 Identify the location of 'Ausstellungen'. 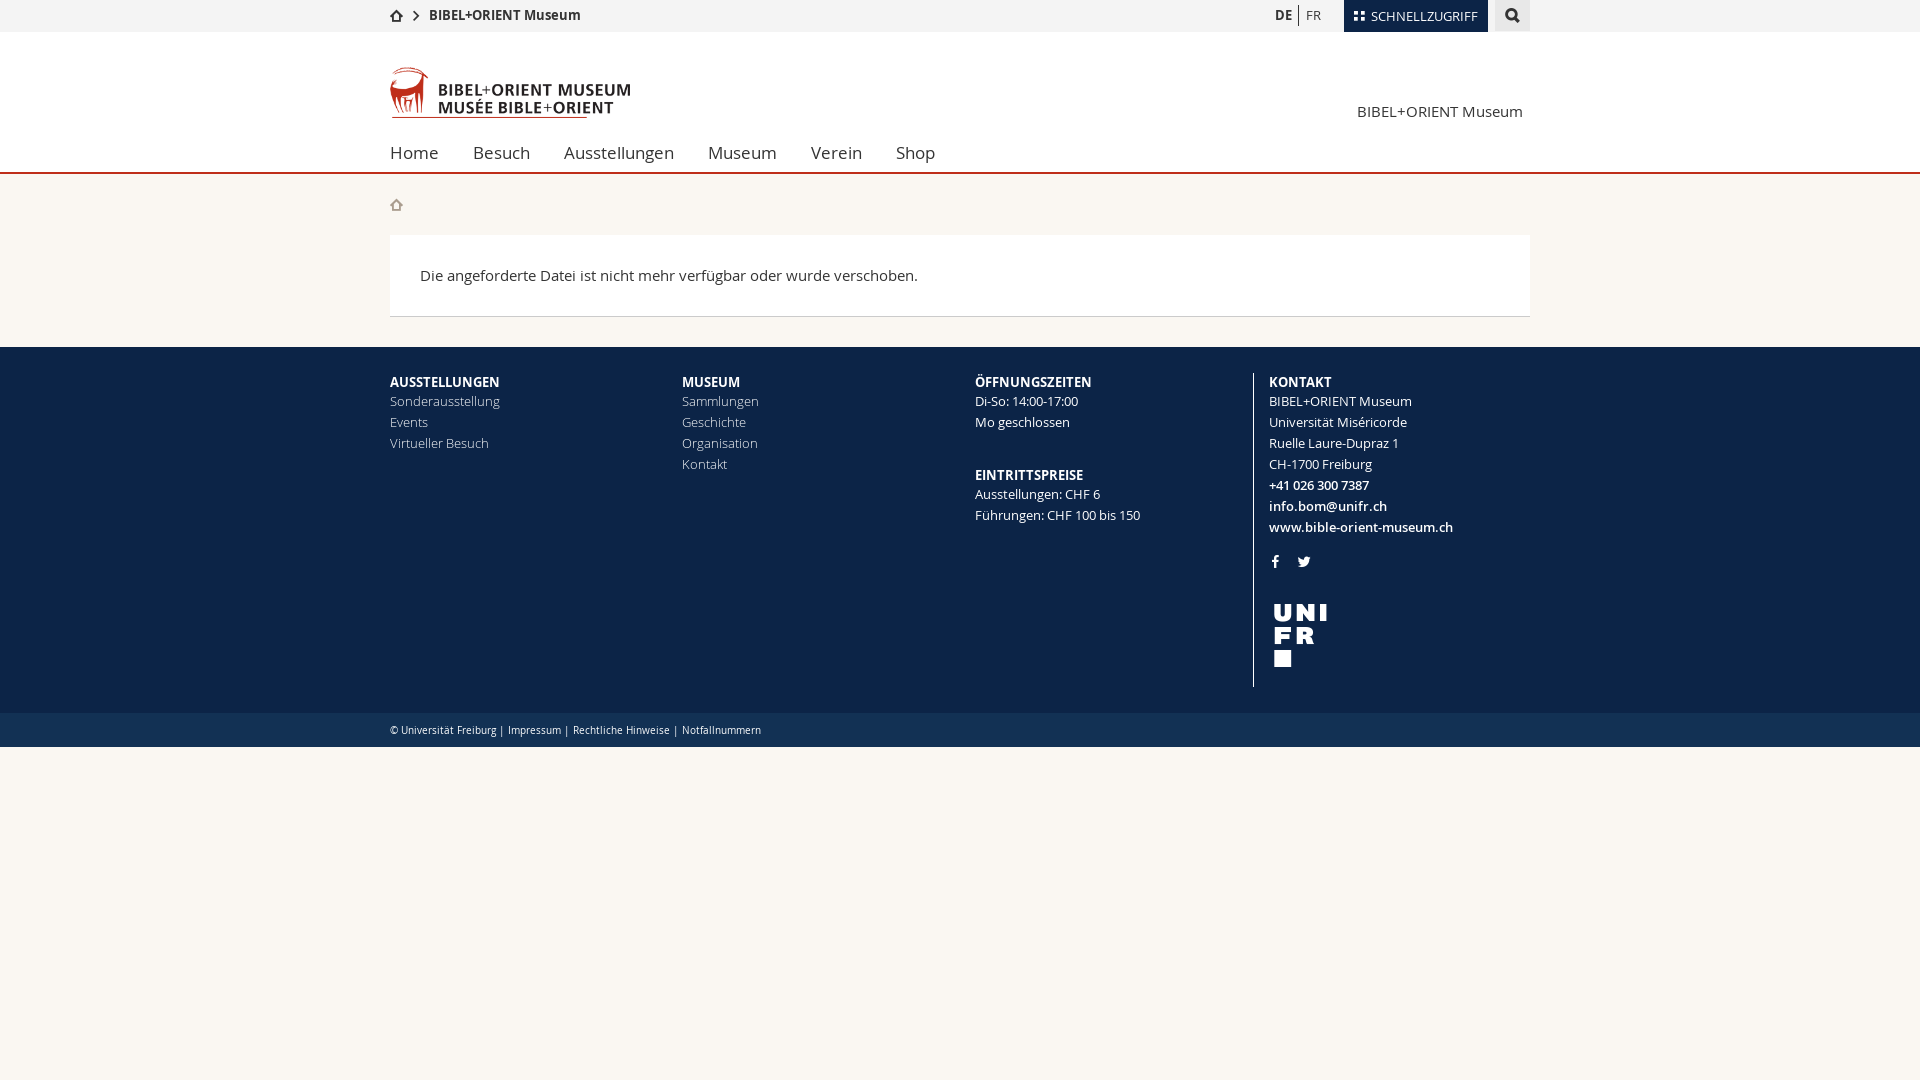
(547, 152).